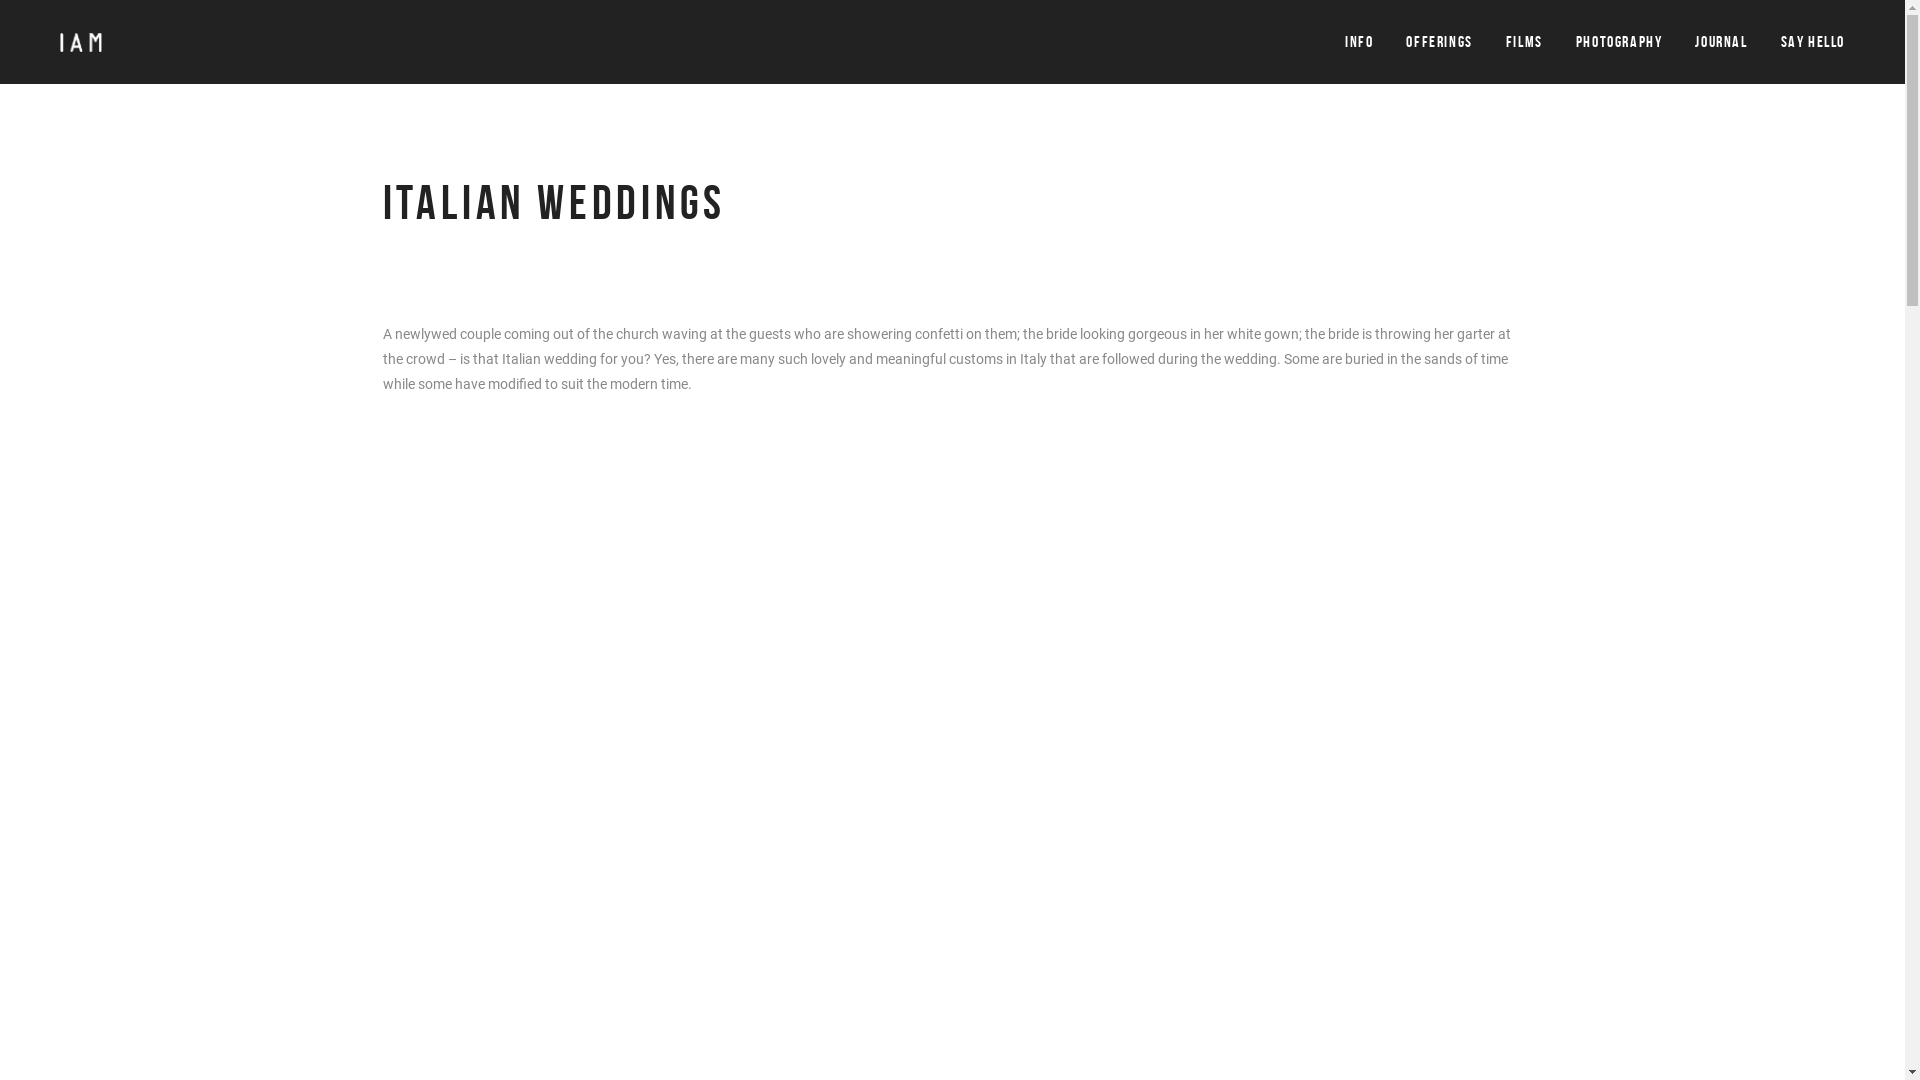  What do you see at coordinates (706, 889) in the screenshot?
I see `'Subscribe'` at bounding box center [706, 889].